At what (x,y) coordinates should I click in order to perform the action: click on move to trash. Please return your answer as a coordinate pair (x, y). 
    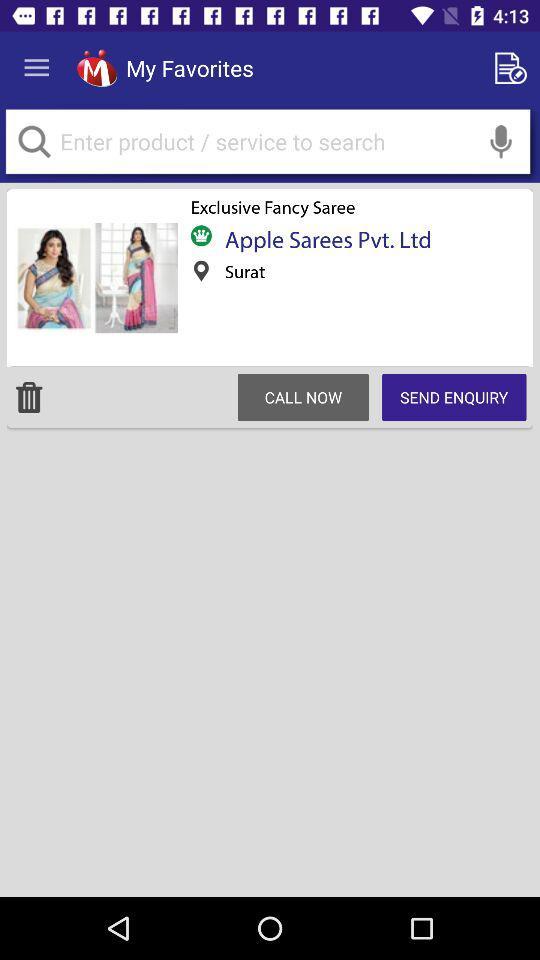
    Looking at the image, I should click on (28, 396).